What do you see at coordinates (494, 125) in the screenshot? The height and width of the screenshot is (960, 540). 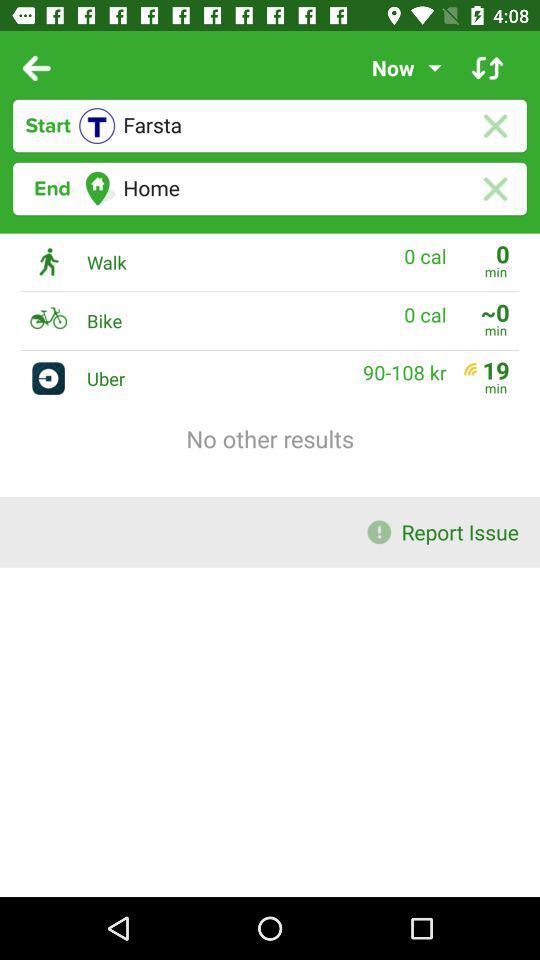 I see `close` at bounding box center [494, 125].